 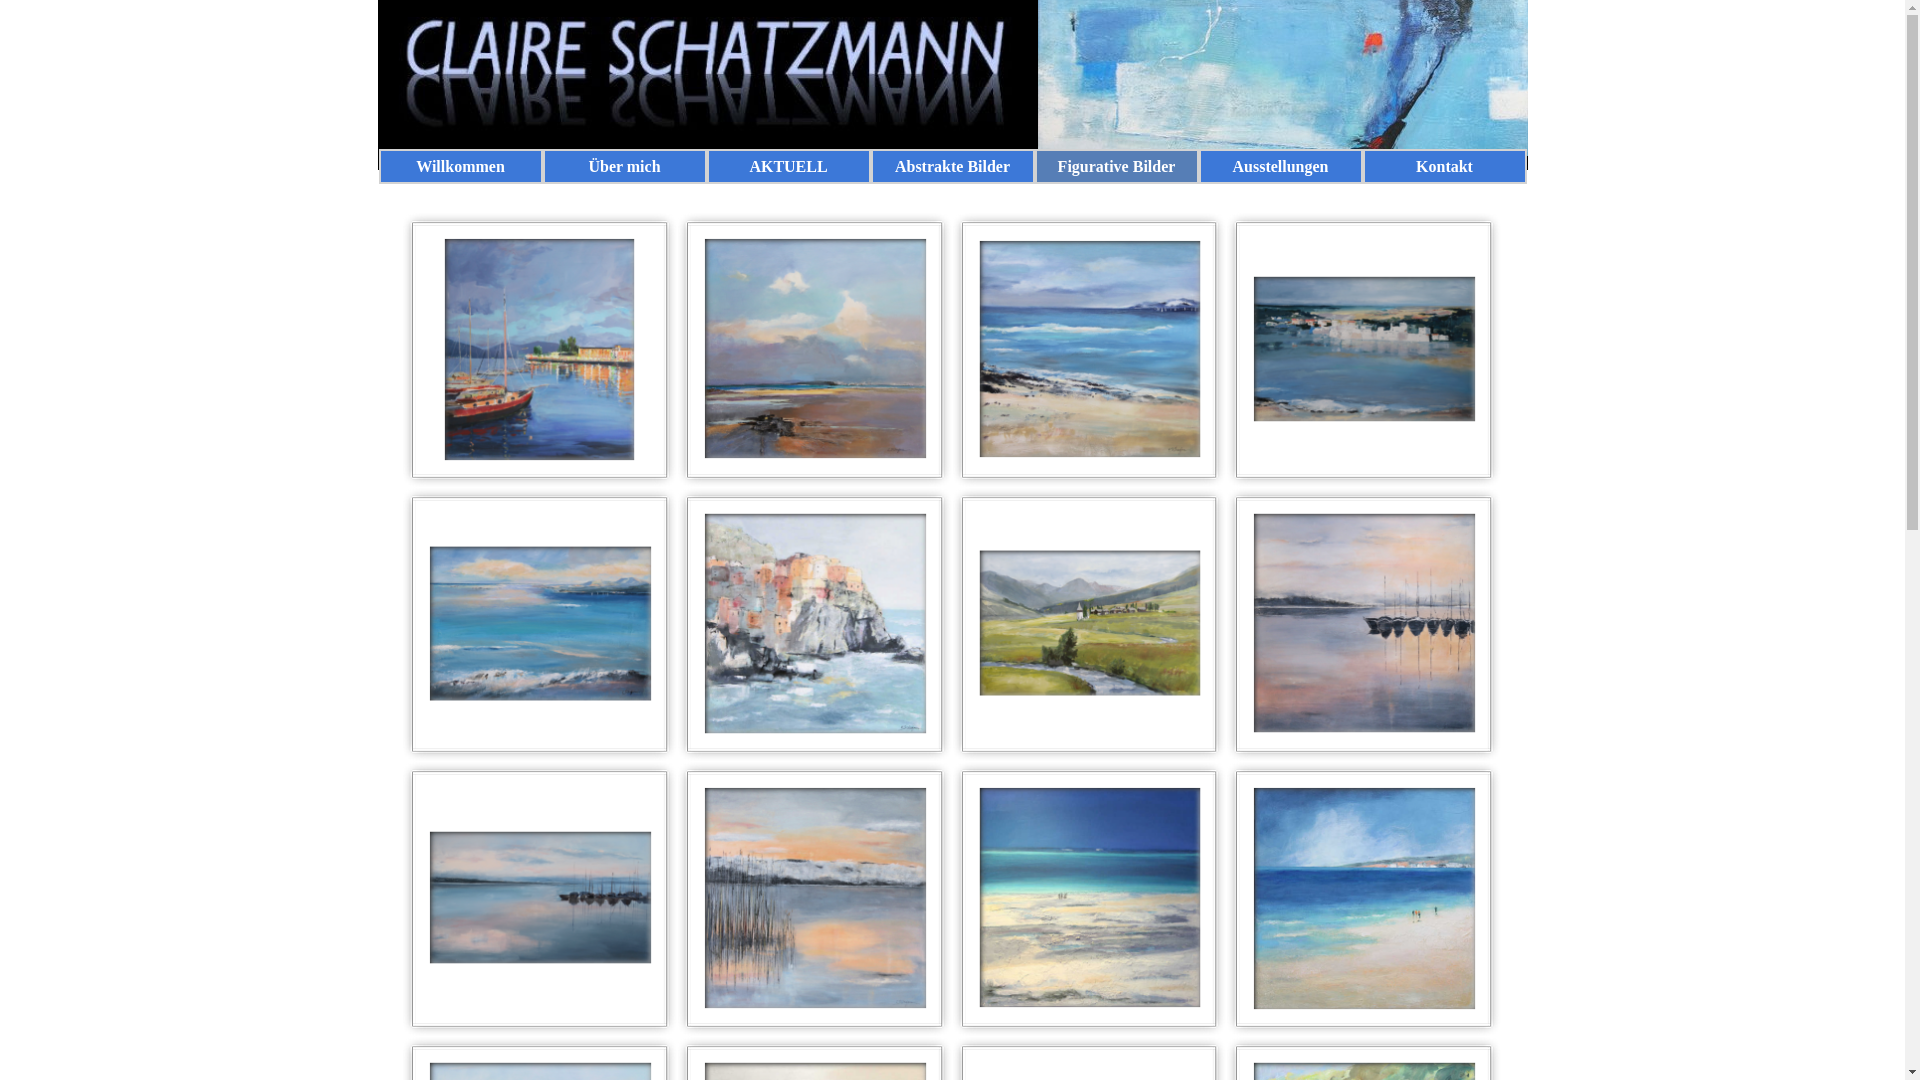 I want to click on 'Willkommen', so click(x=459, y=165).